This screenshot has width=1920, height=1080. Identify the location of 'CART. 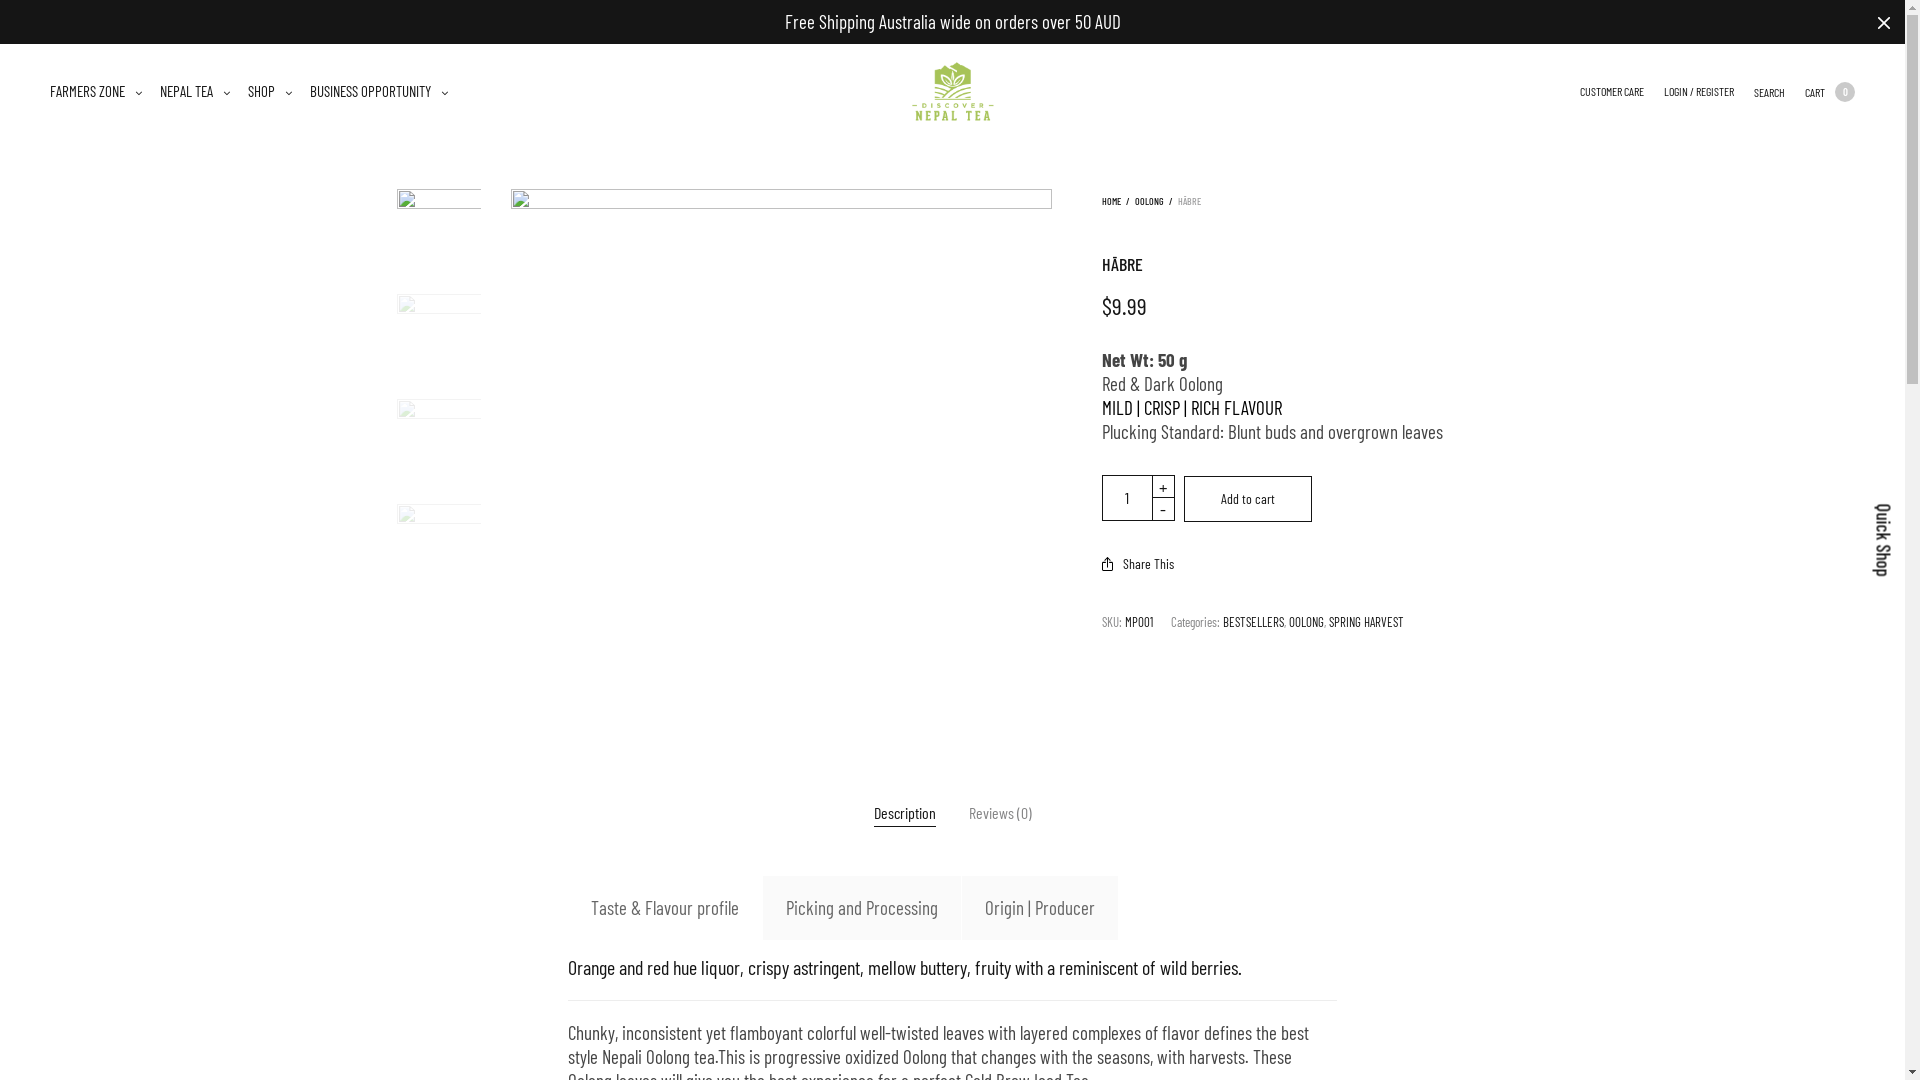
(1804, 92).